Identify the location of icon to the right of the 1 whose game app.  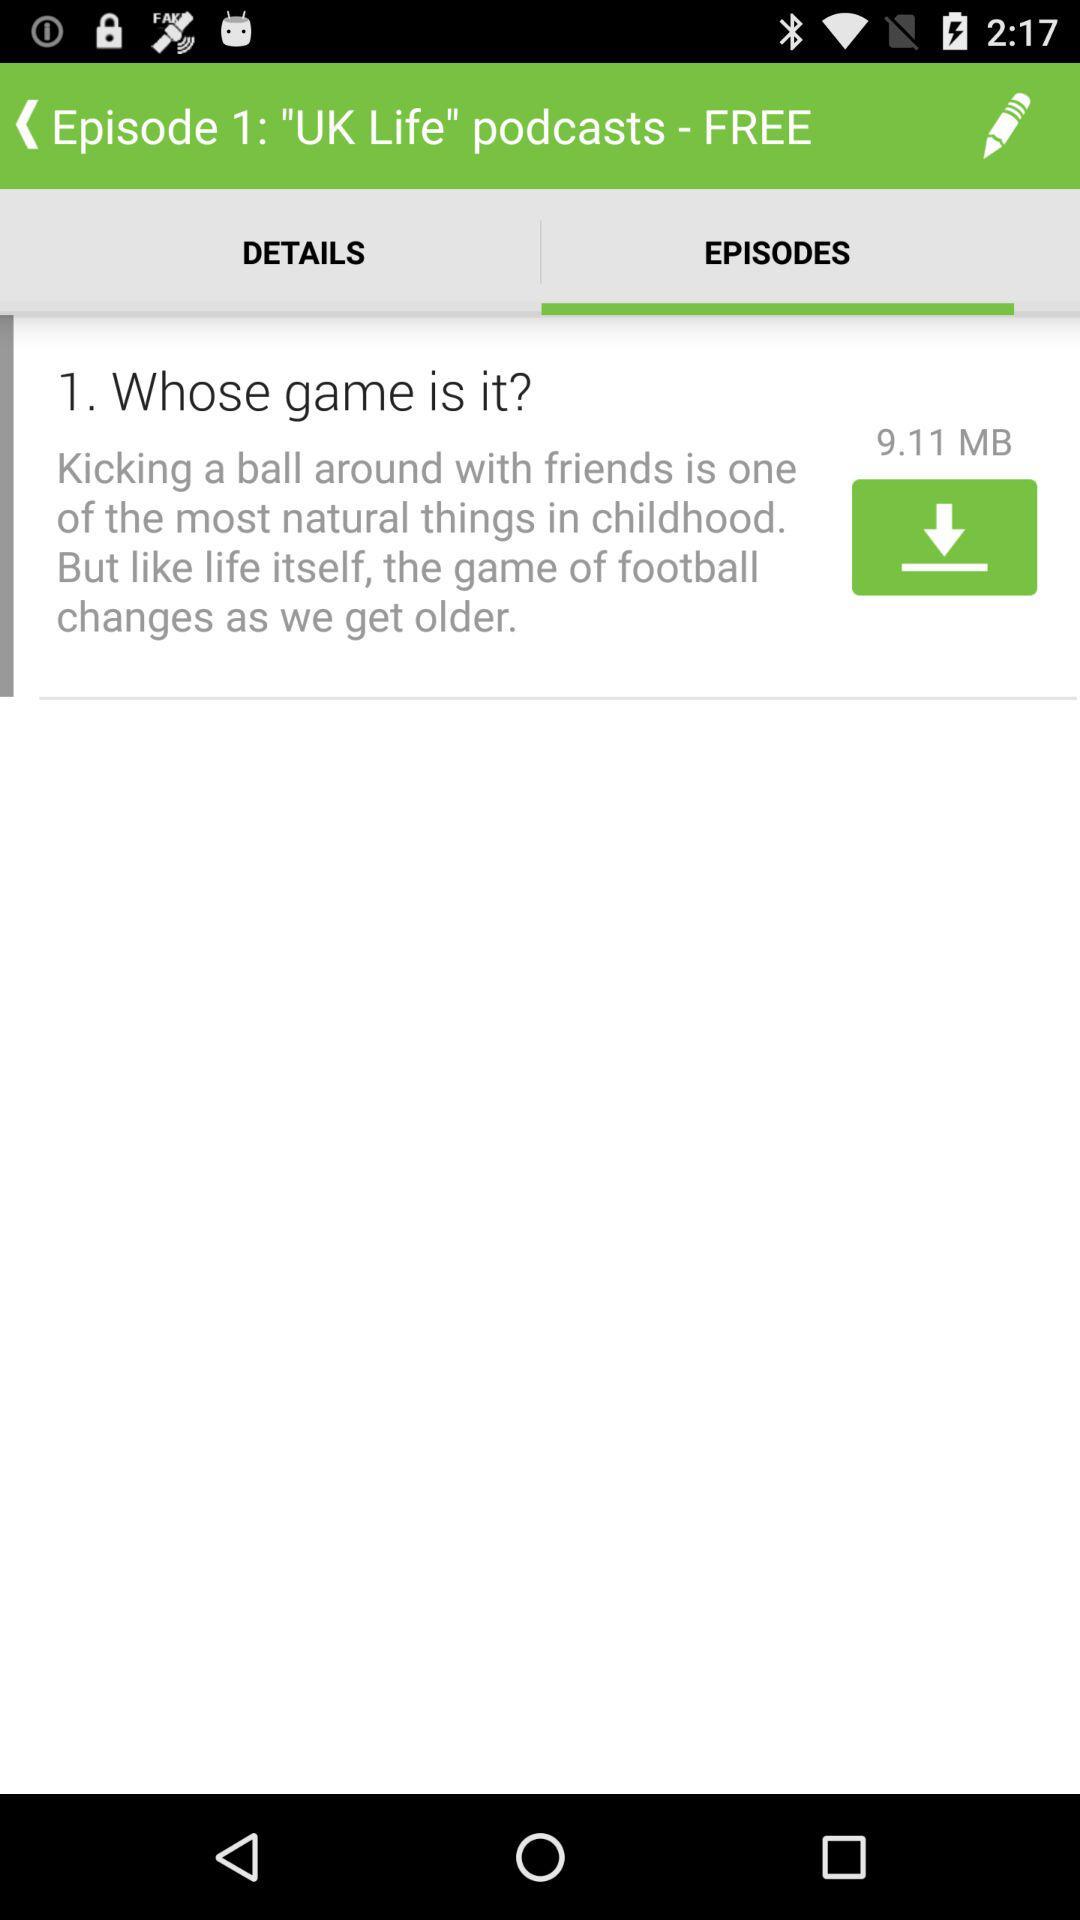
(944, 440).